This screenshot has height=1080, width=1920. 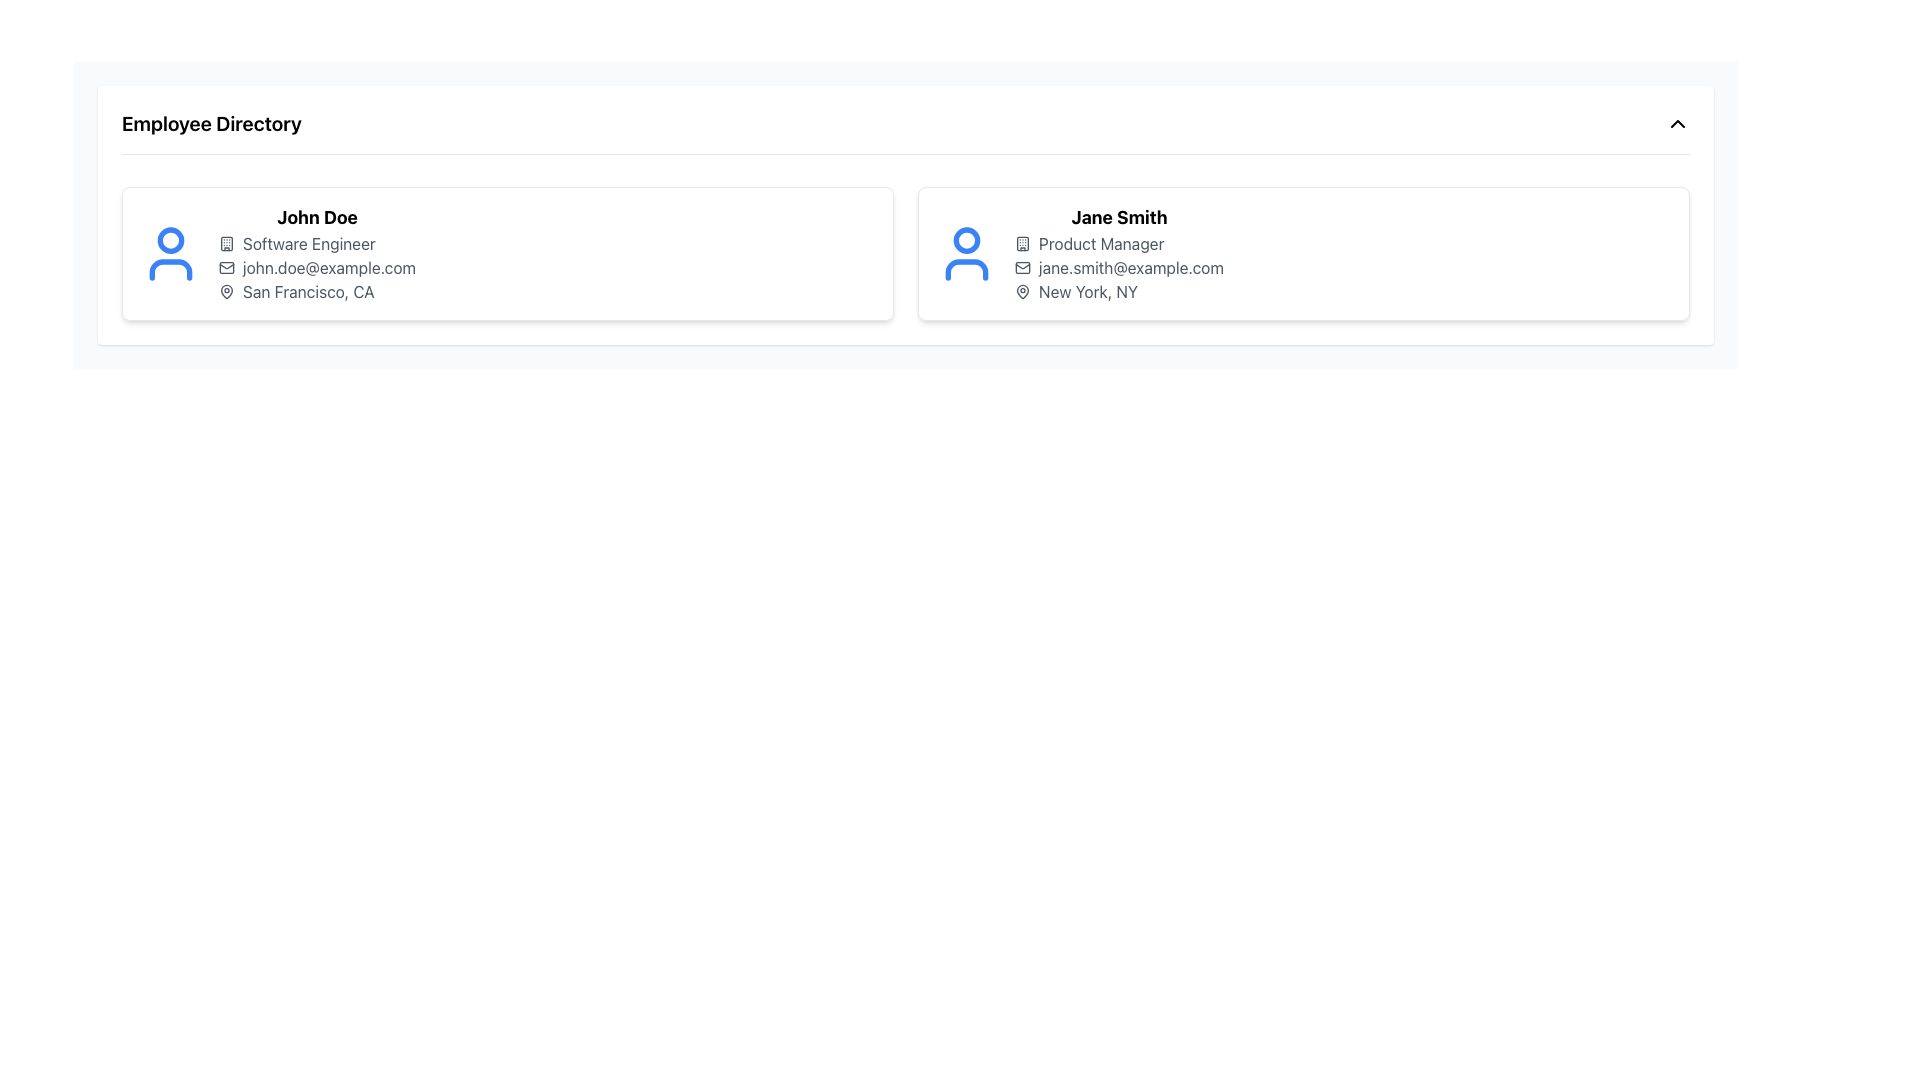 I want to click on the lower part of the user avatar icon, which is styled in blue and located in the right card next to the text about Jane Smith, so click(x=966, y=270).